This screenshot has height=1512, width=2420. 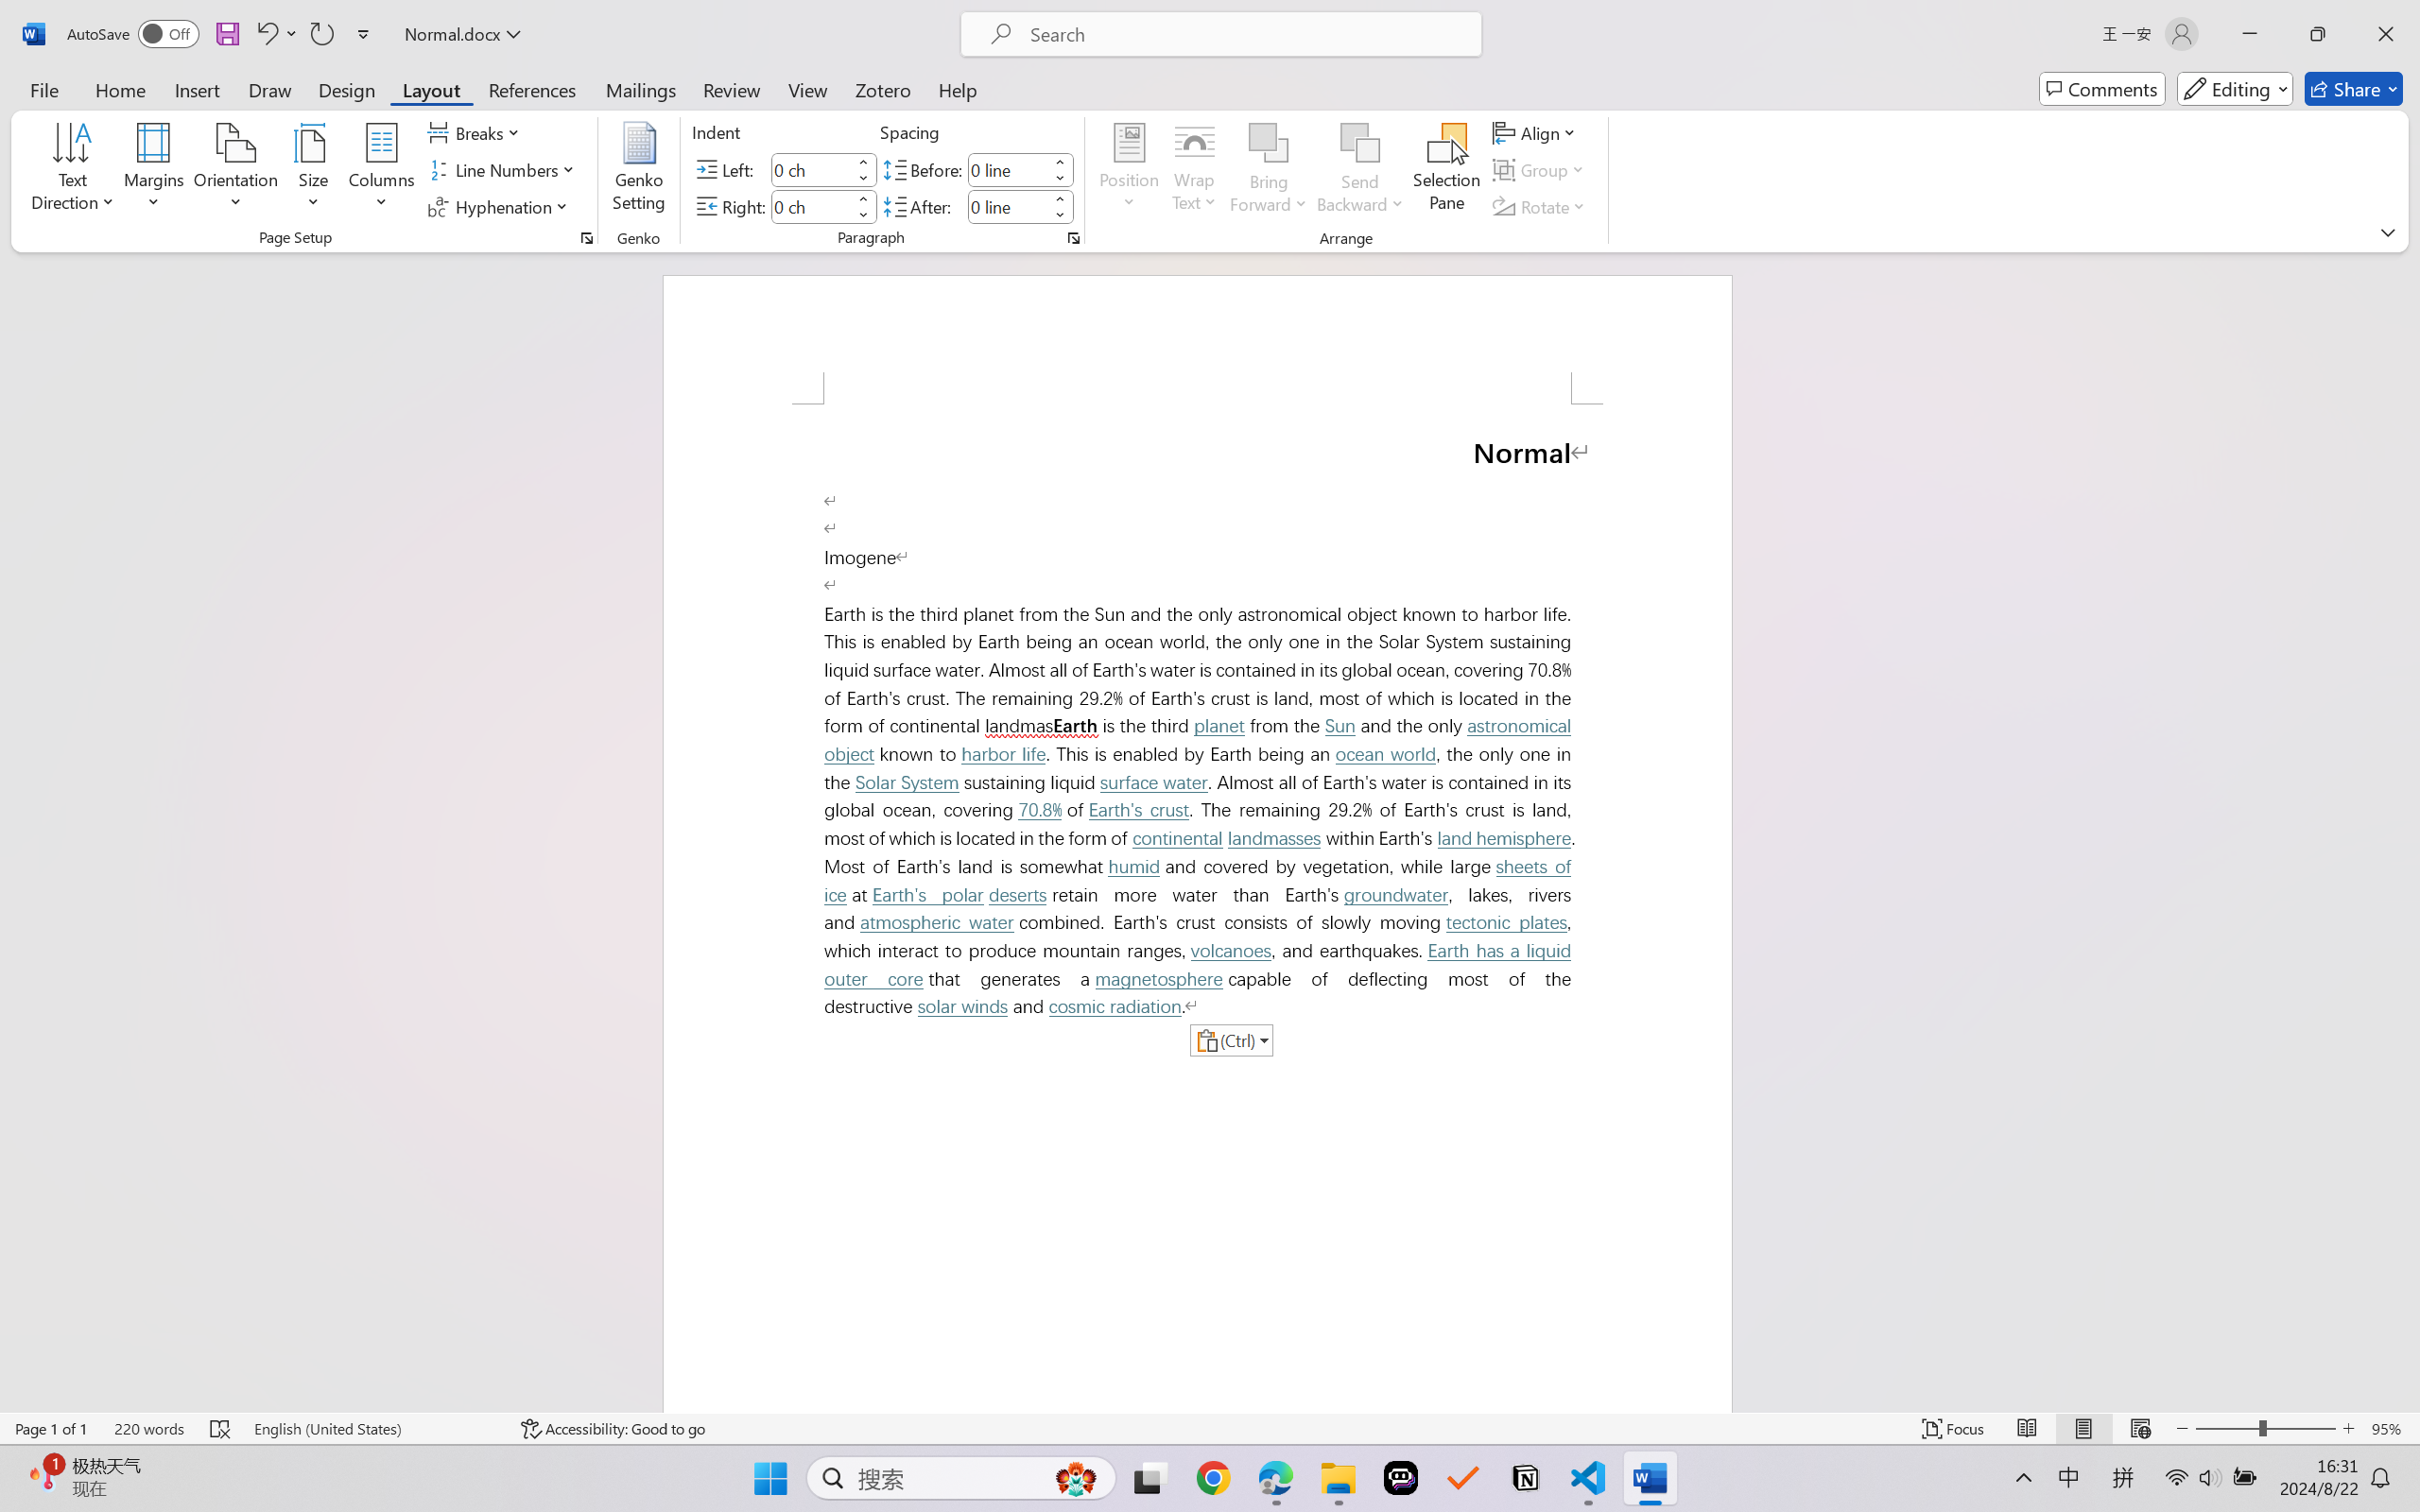 What do you see at coordinates (1504, 837) in the screenshot?
I see `'land hemisphere'` at bounding box center [1504, 837].